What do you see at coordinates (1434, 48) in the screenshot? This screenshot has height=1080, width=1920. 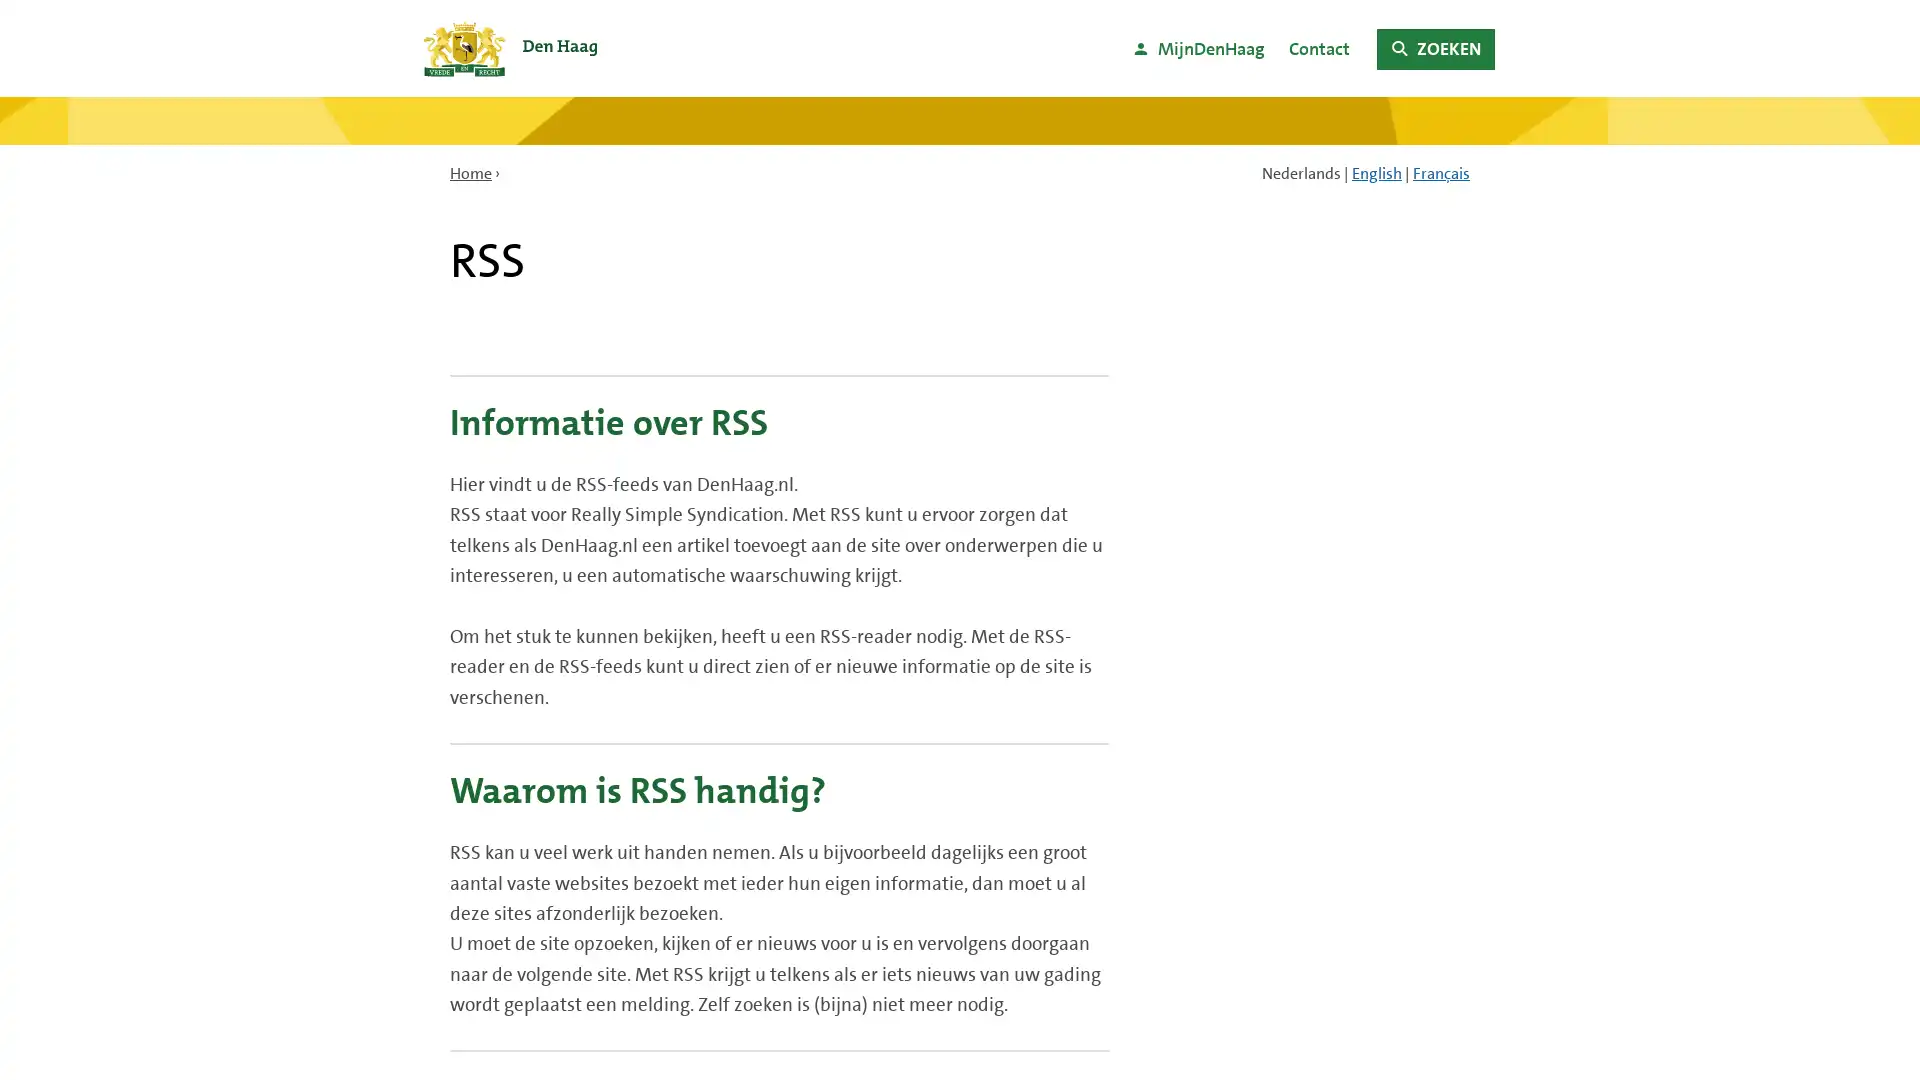 I see `ZOEKEN` at bounding box center [1434, 48].